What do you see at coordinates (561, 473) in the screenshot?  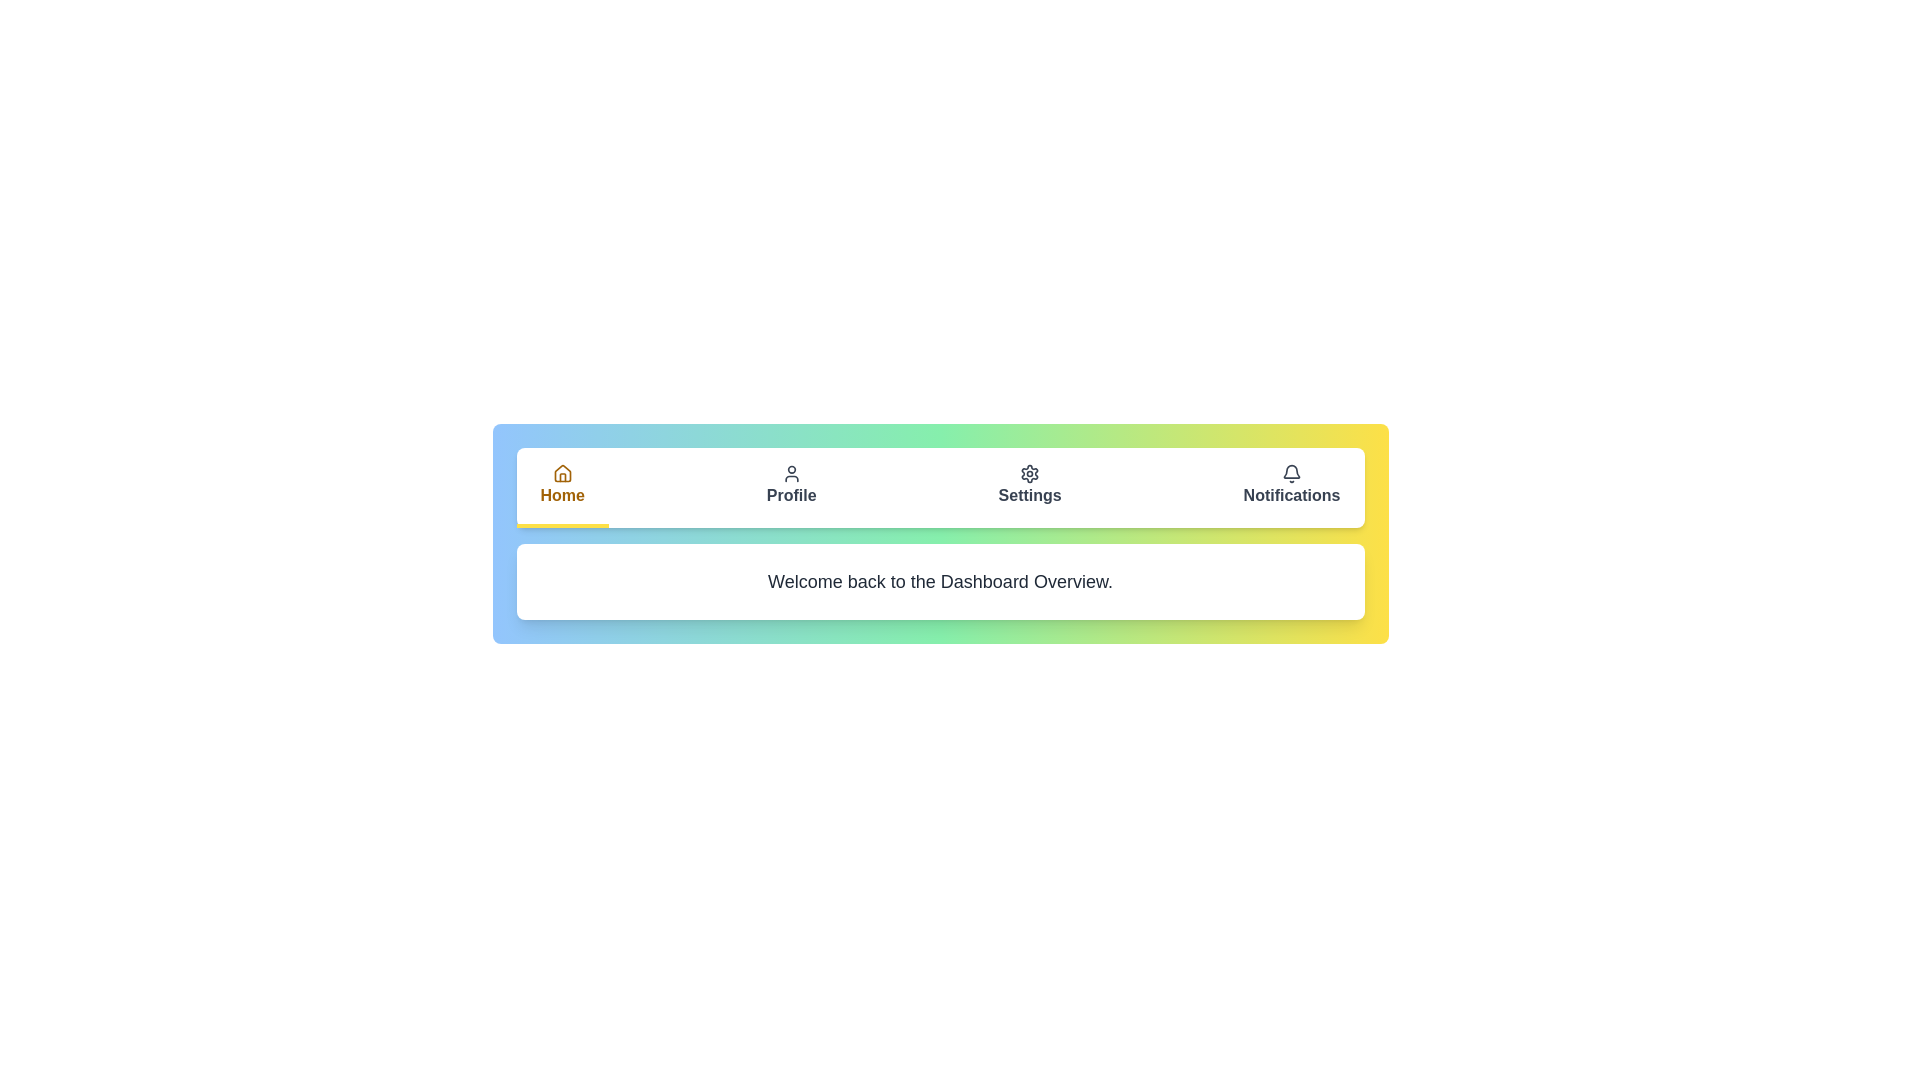 I see `the house icon, which is a simplistic geometric shape resembling a pitched-roof house, located next to the 'Home' label in the navigation icons at the top of the interface` at bounding box center [561, 473].